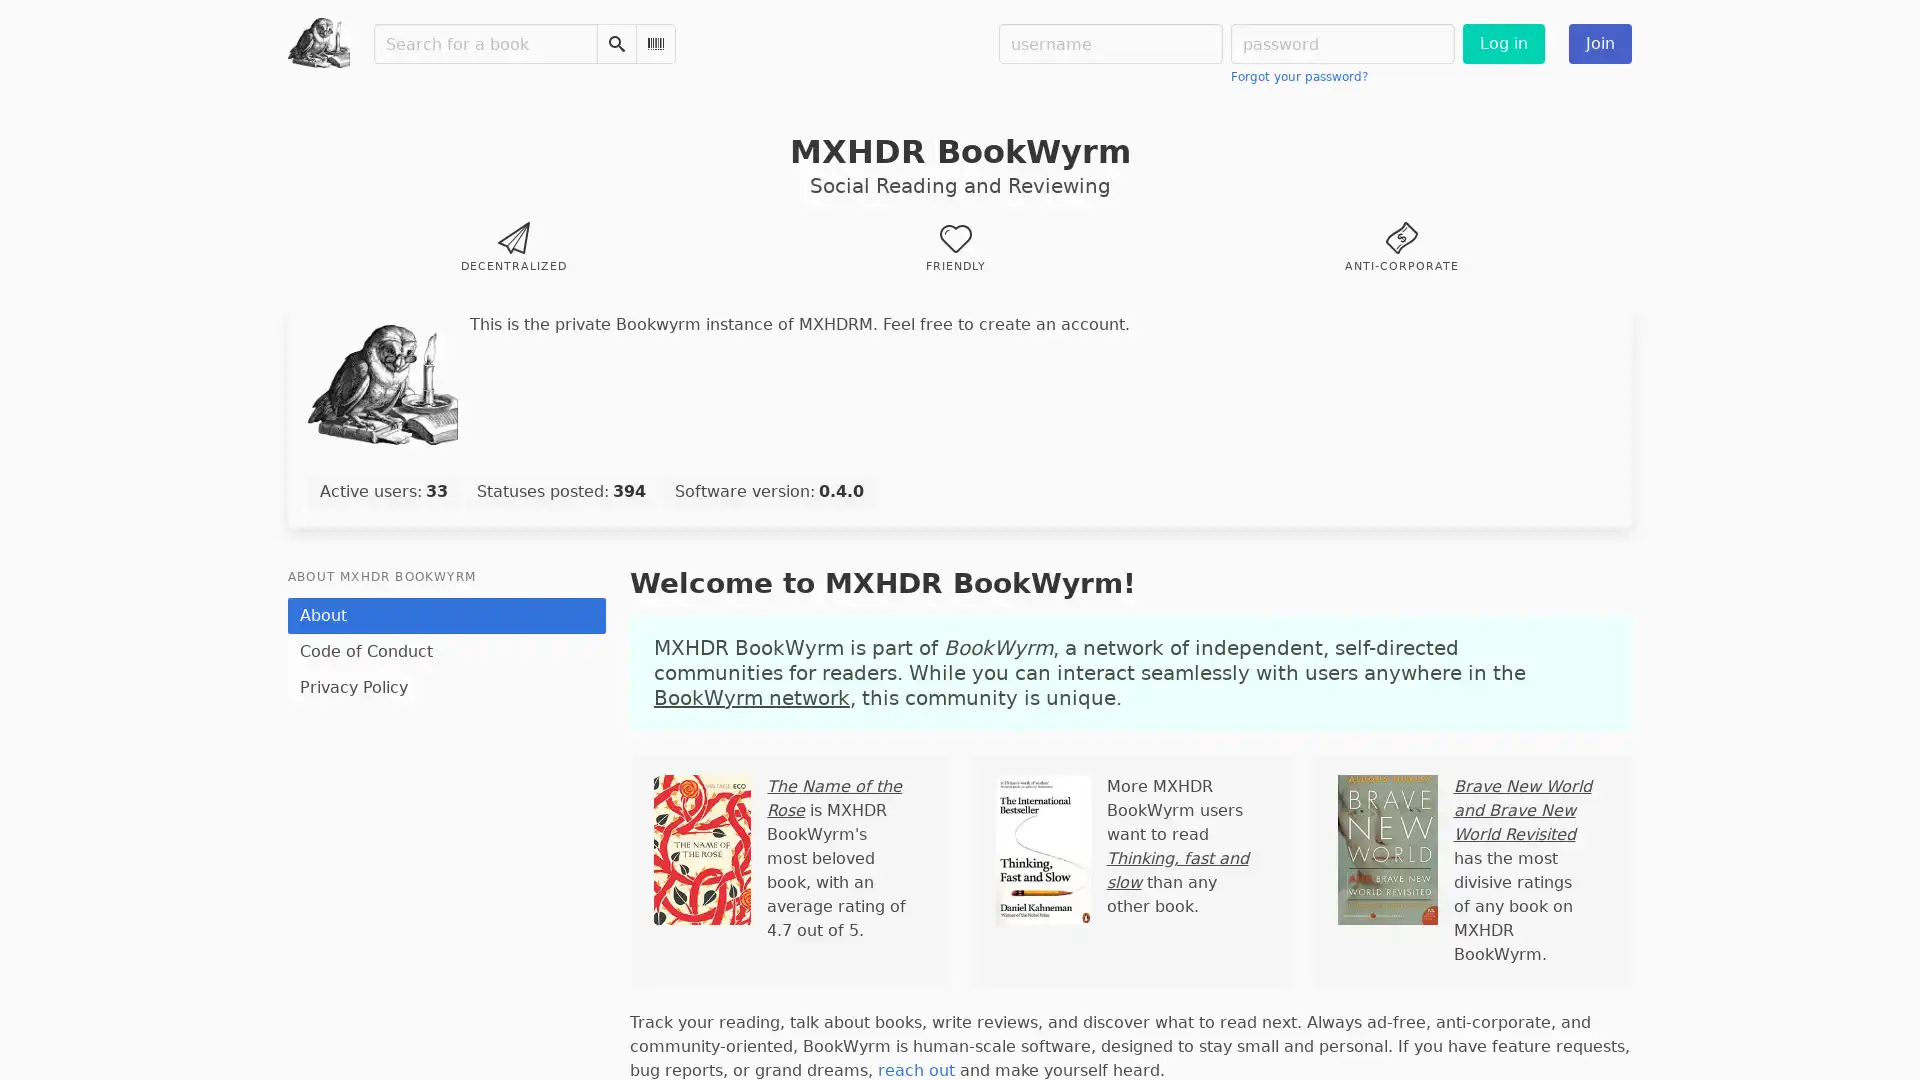 The height and width of the screenshot is (1080, 1920). What do you see at coordinates (1503, 43) in the screenshot?
I see `Log in` at bounding box center [1503, 43].